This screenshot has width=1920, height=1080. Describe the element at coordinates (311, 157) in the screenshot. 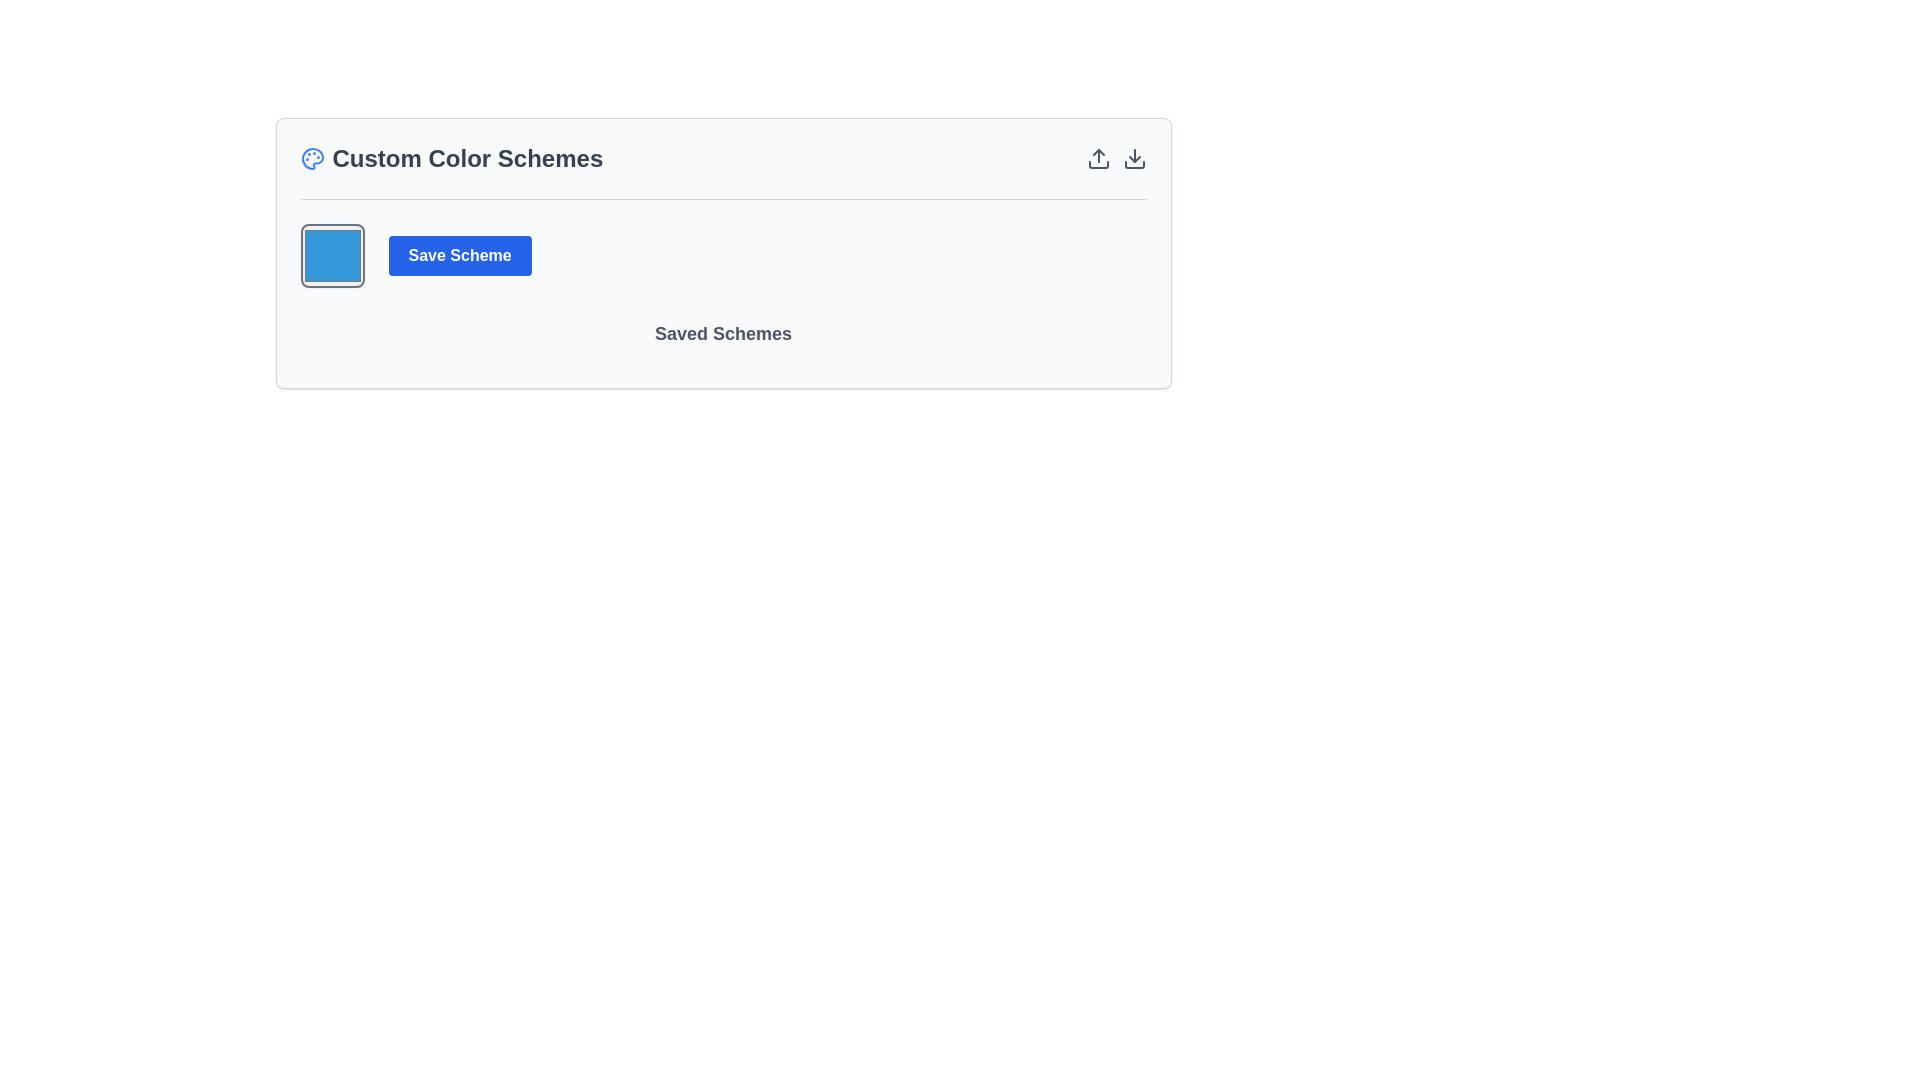

I see `the customization icon located to the left of the 'Custom Color Schemes' title` at that location.